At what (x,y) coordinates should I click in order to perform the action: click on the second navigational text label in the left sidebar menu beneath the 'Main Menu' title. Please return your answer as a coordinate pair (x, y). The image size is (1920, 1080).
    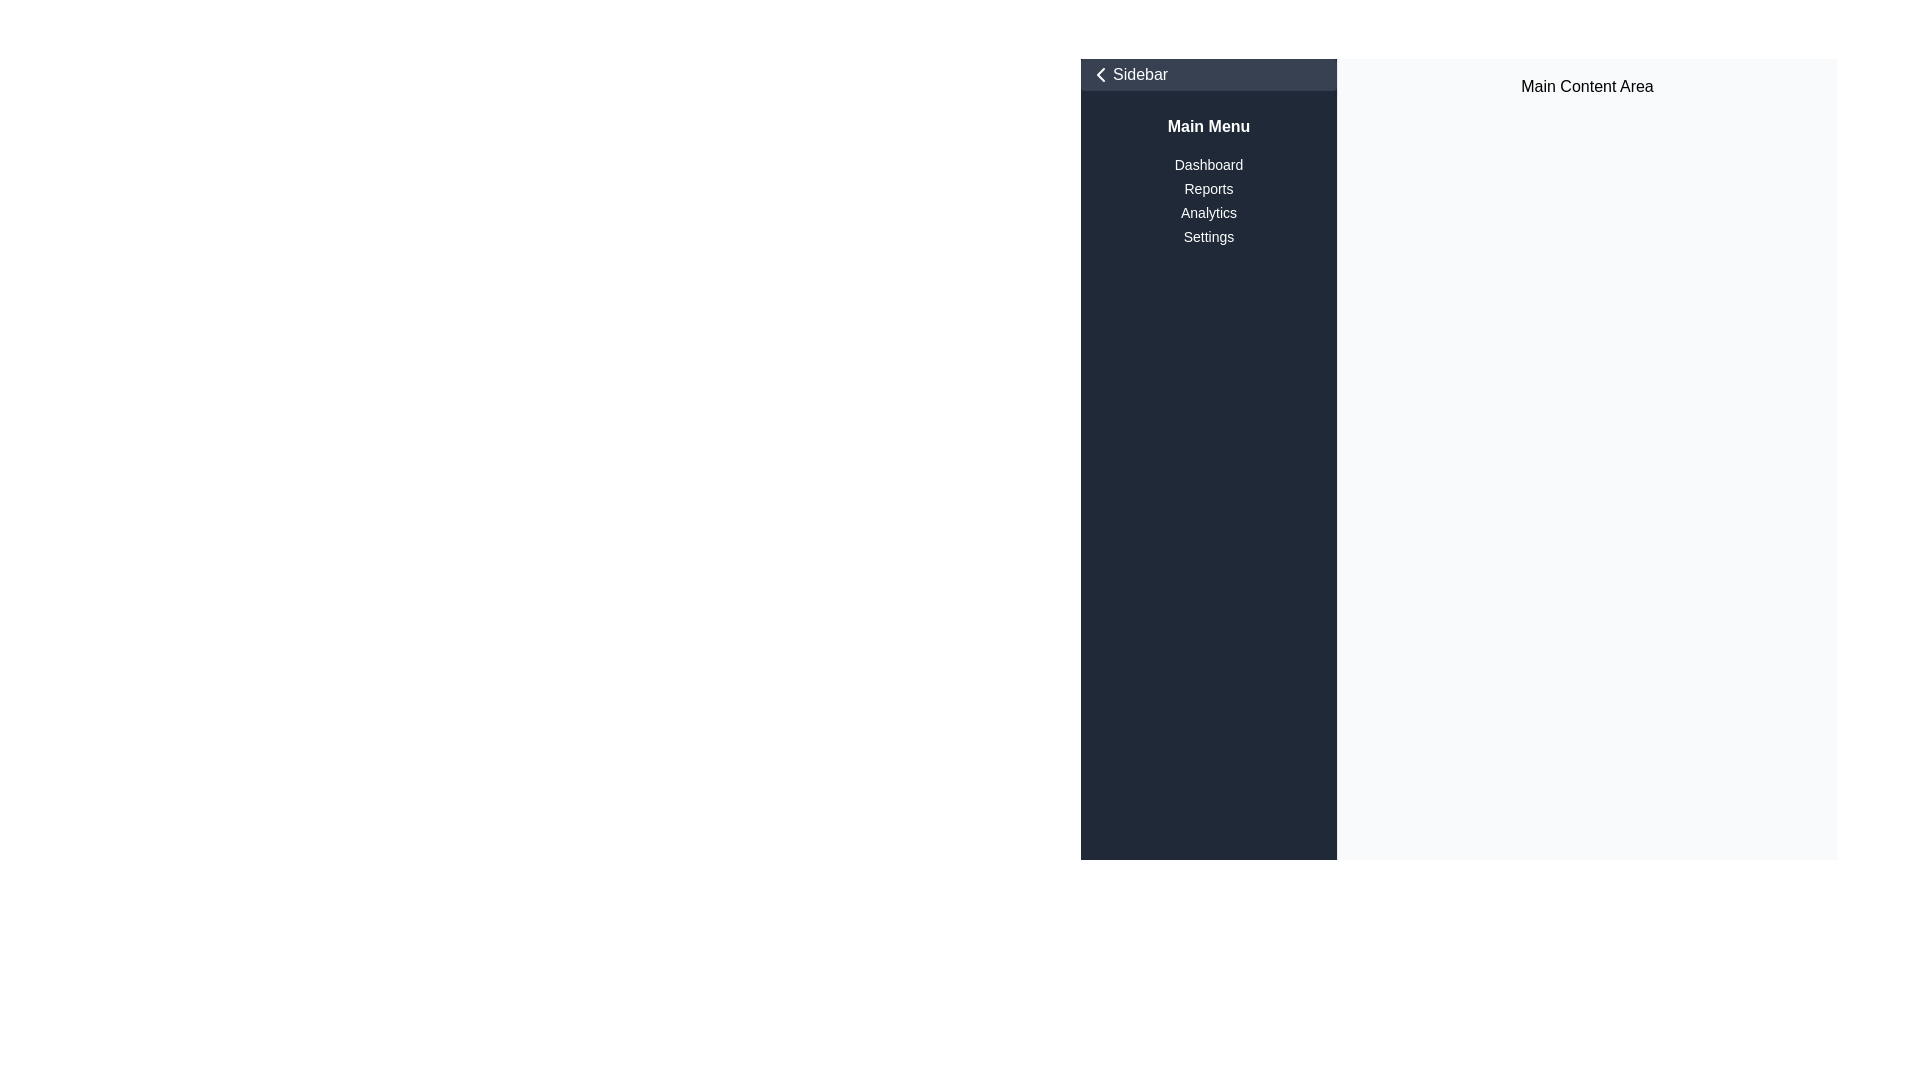
    Looking at the image, I should click on (1208, 200).